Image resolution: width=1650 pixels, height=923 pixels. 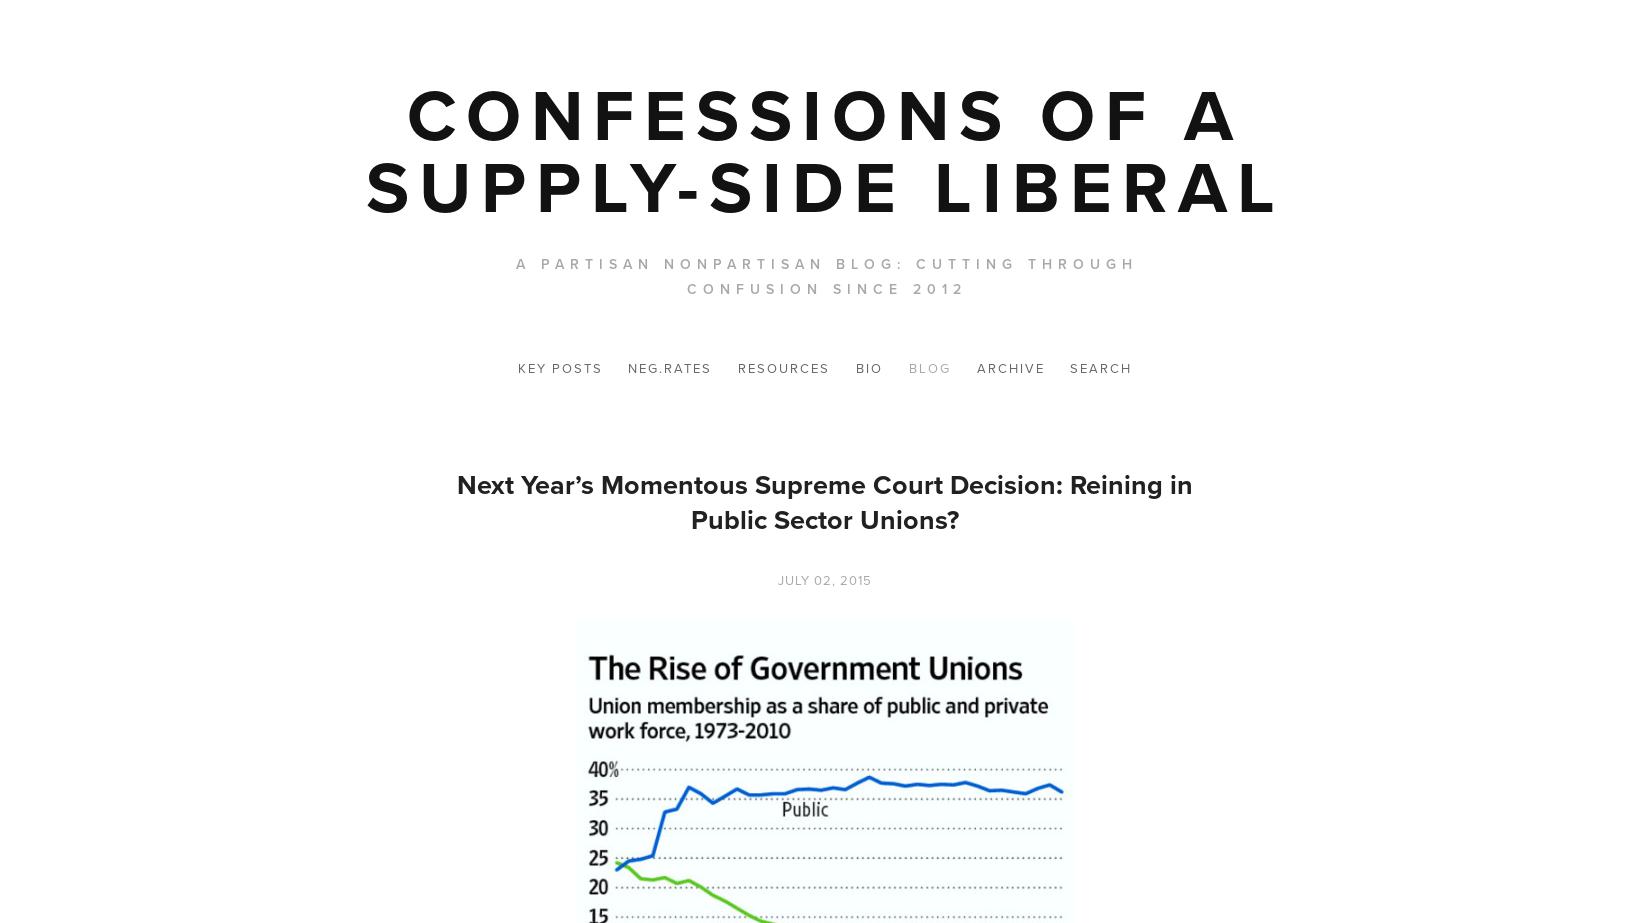 I want to click on 'Resources', so click(x=783, y=368).